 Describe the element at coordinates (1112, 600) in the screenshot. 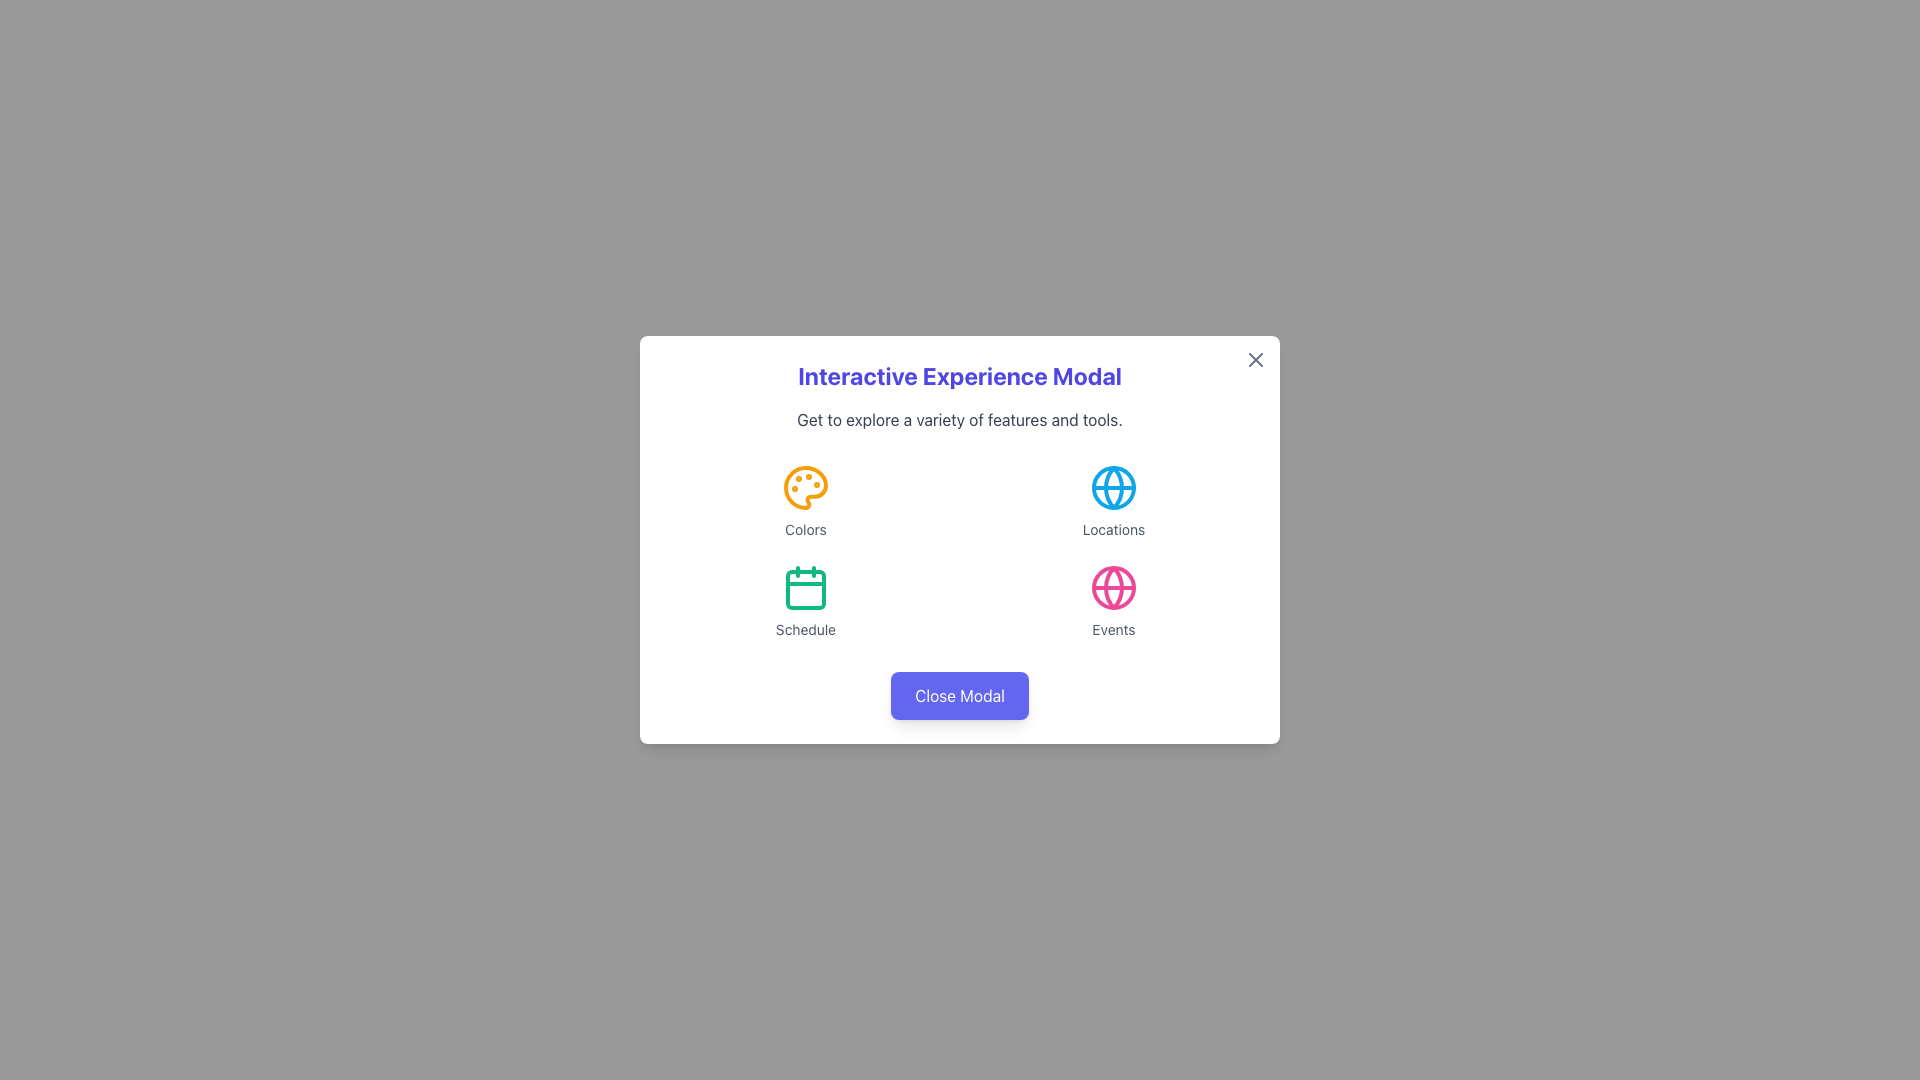

I see `the fourth clickable menu item in the bottom right corner of the 2x2 grid, which represents the 'Events' feature` at that location.